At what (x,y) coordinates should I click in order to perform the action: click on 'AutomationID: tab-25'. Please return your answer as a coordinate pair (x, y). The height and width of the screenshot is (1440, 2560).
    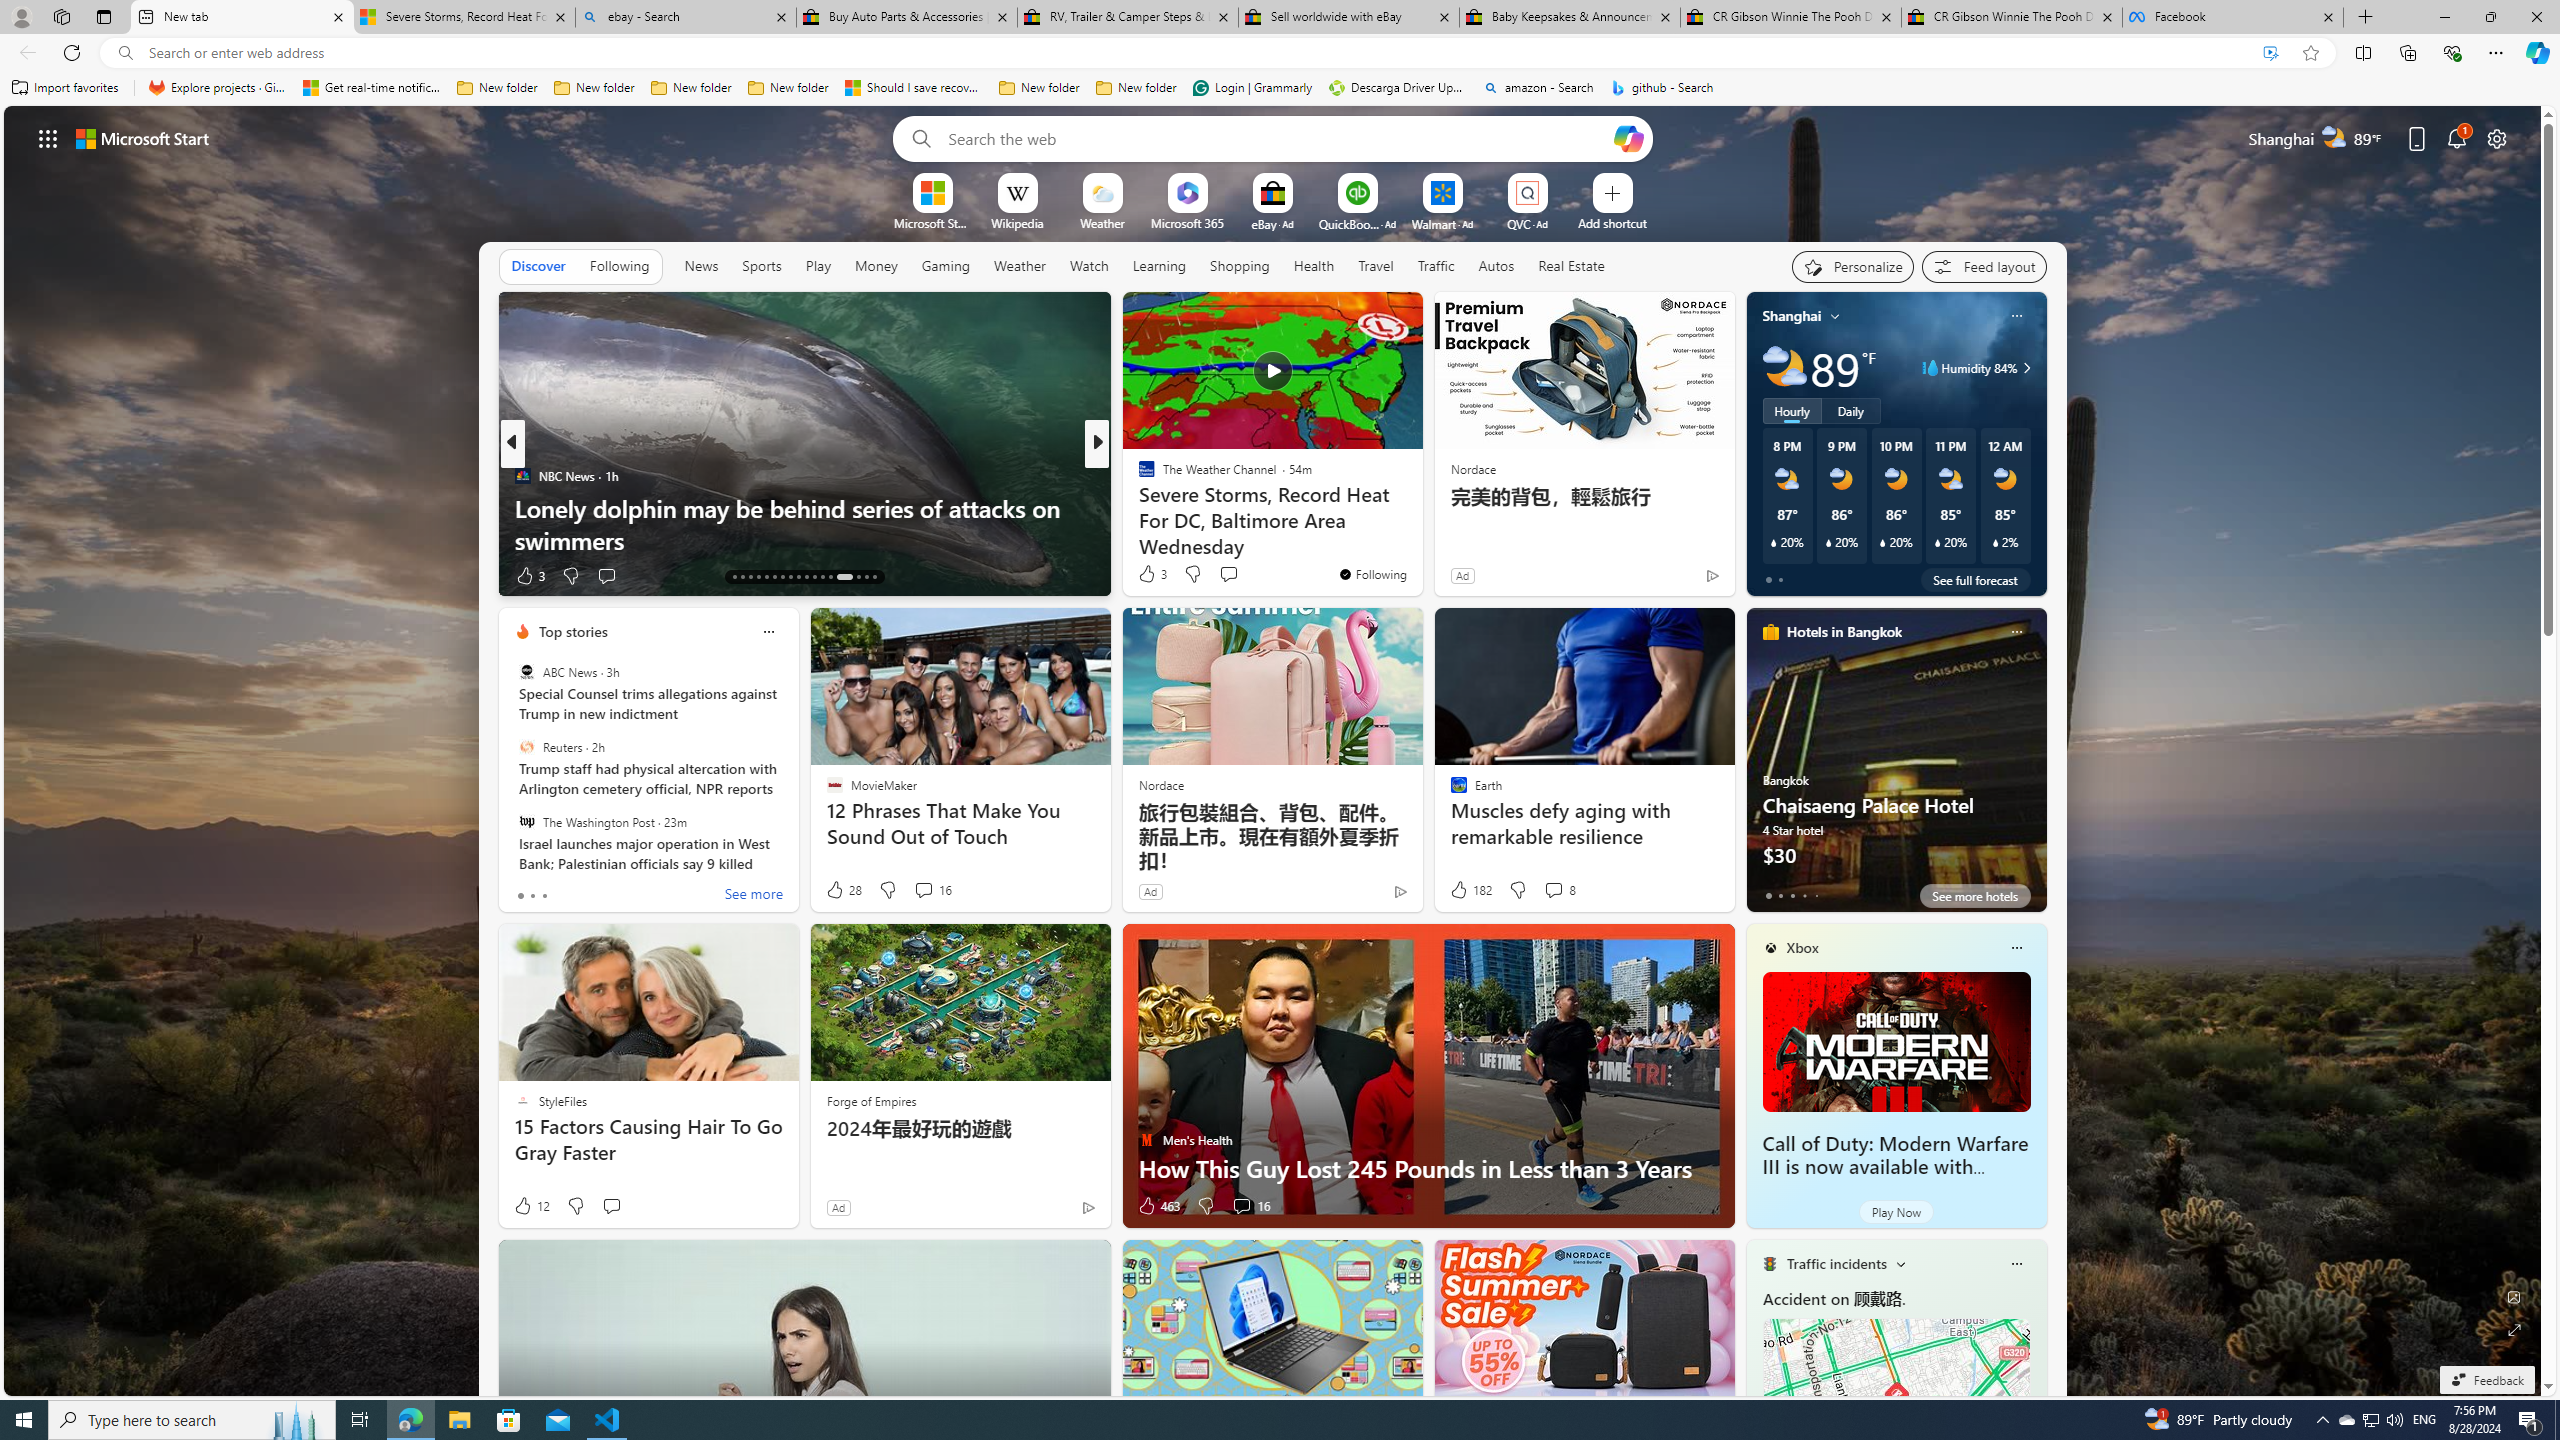
    Looking at the image, I should click on (829, 577).